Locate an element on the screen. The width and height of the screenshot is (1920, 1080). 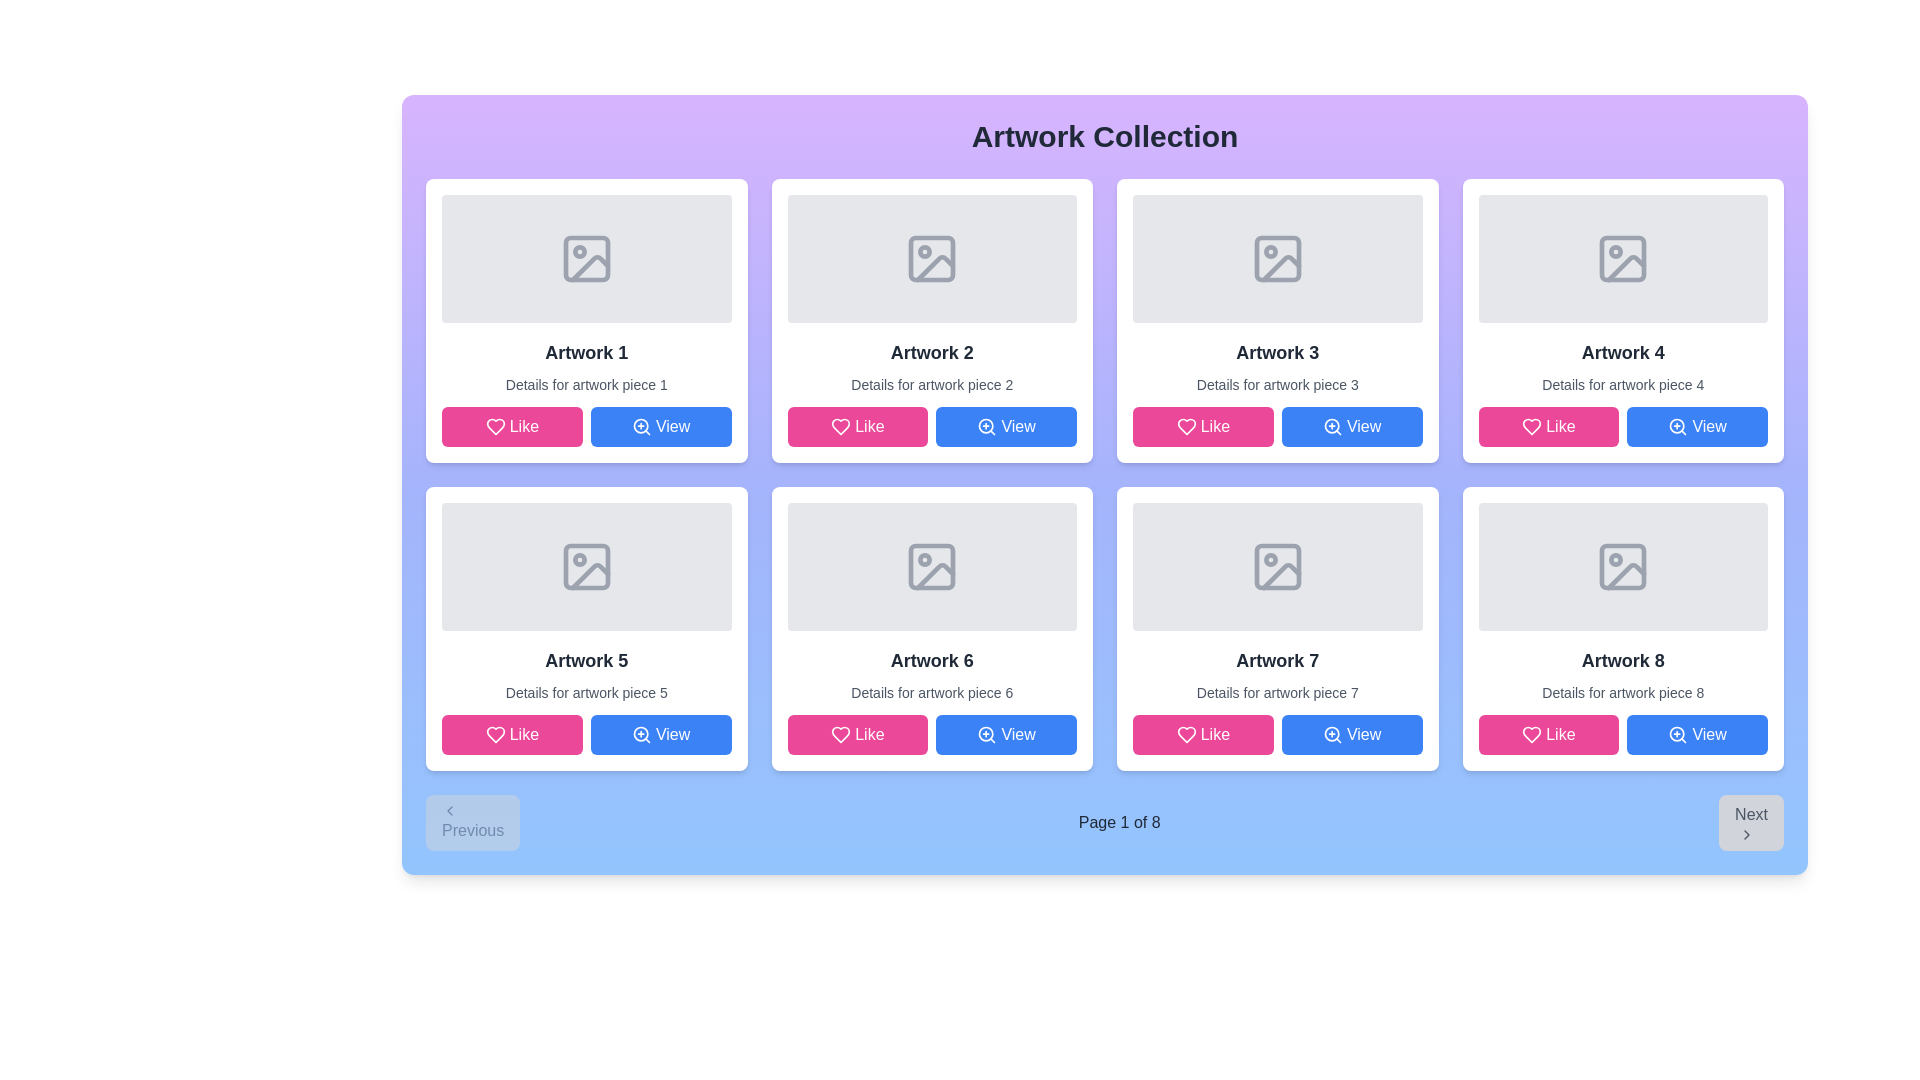
text from the title Text Label that identifies the corresponding artwork, positioned above the description 'Details for artwork piece 5' in the card layout is located at coordinates (585, 660).